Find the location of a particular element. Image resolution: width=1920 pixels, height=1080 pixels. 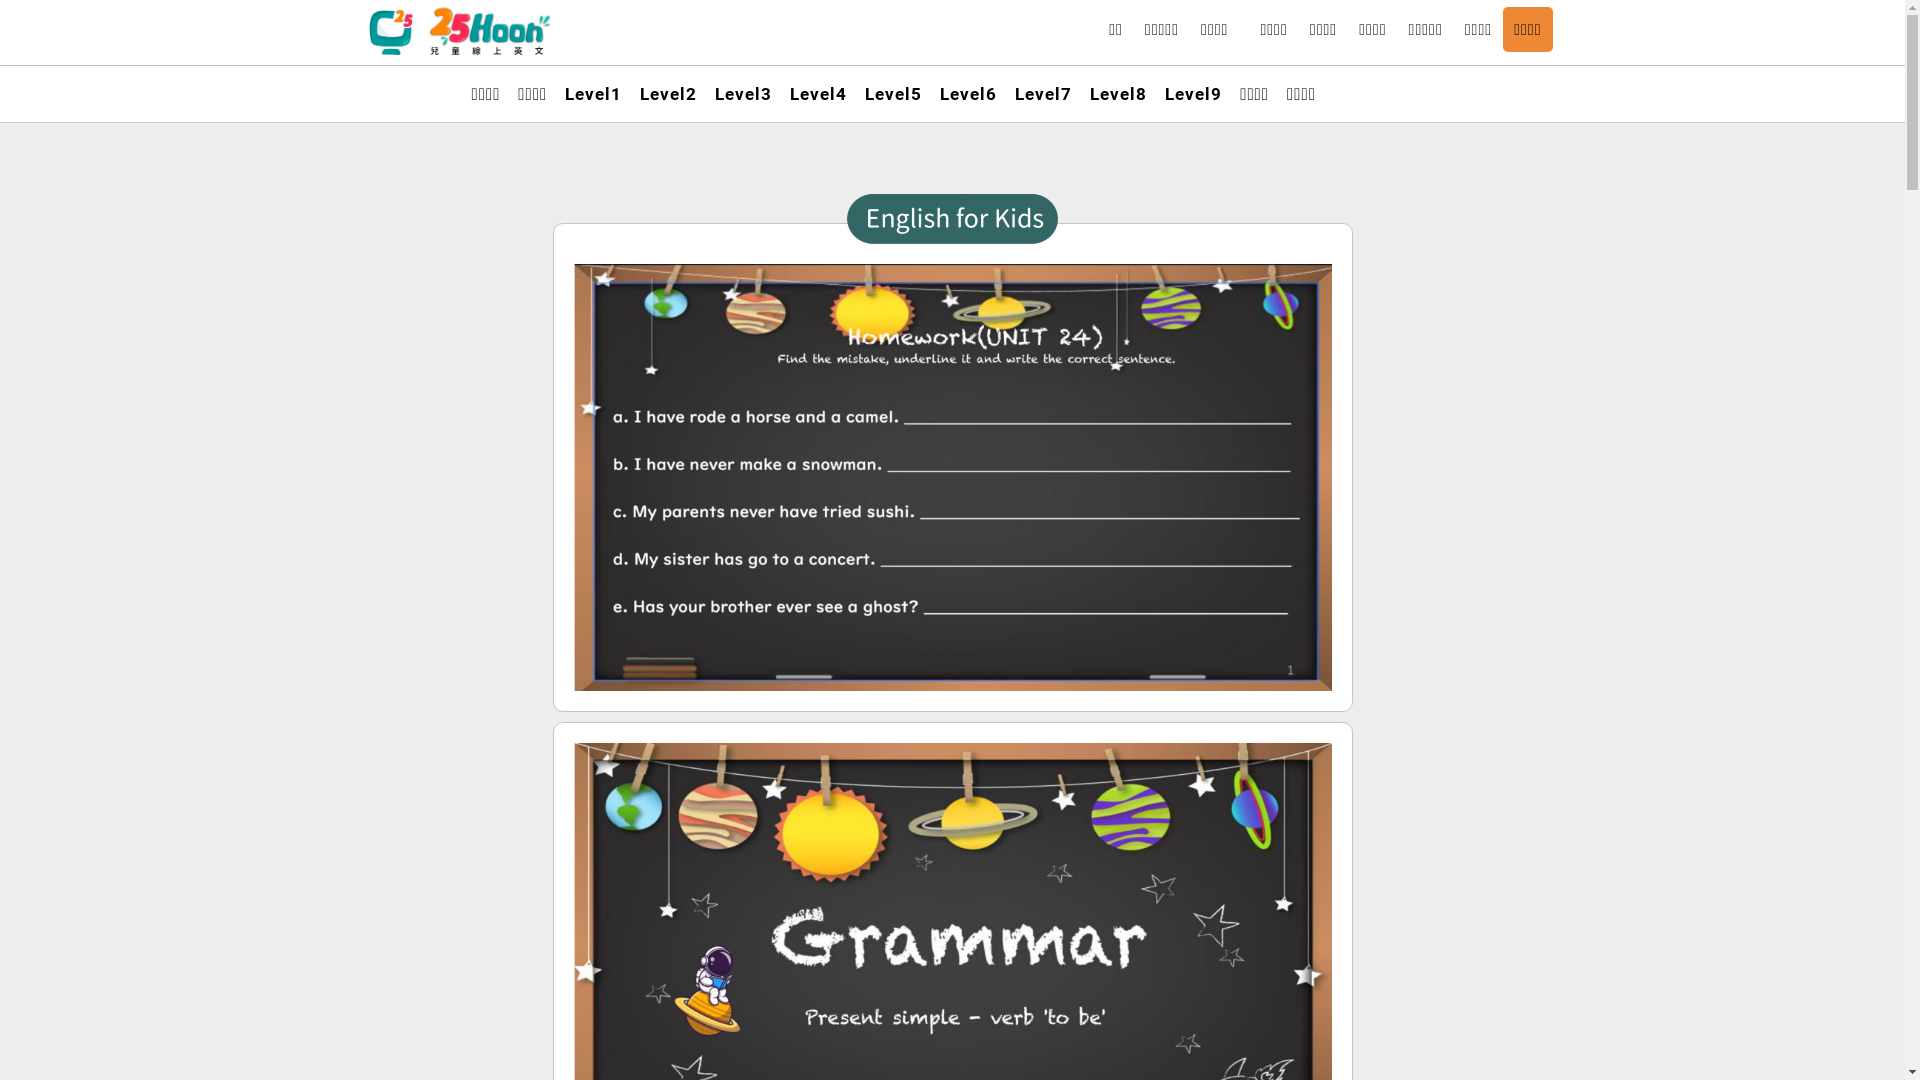

'Level4' is located at coordinates (818, 93).